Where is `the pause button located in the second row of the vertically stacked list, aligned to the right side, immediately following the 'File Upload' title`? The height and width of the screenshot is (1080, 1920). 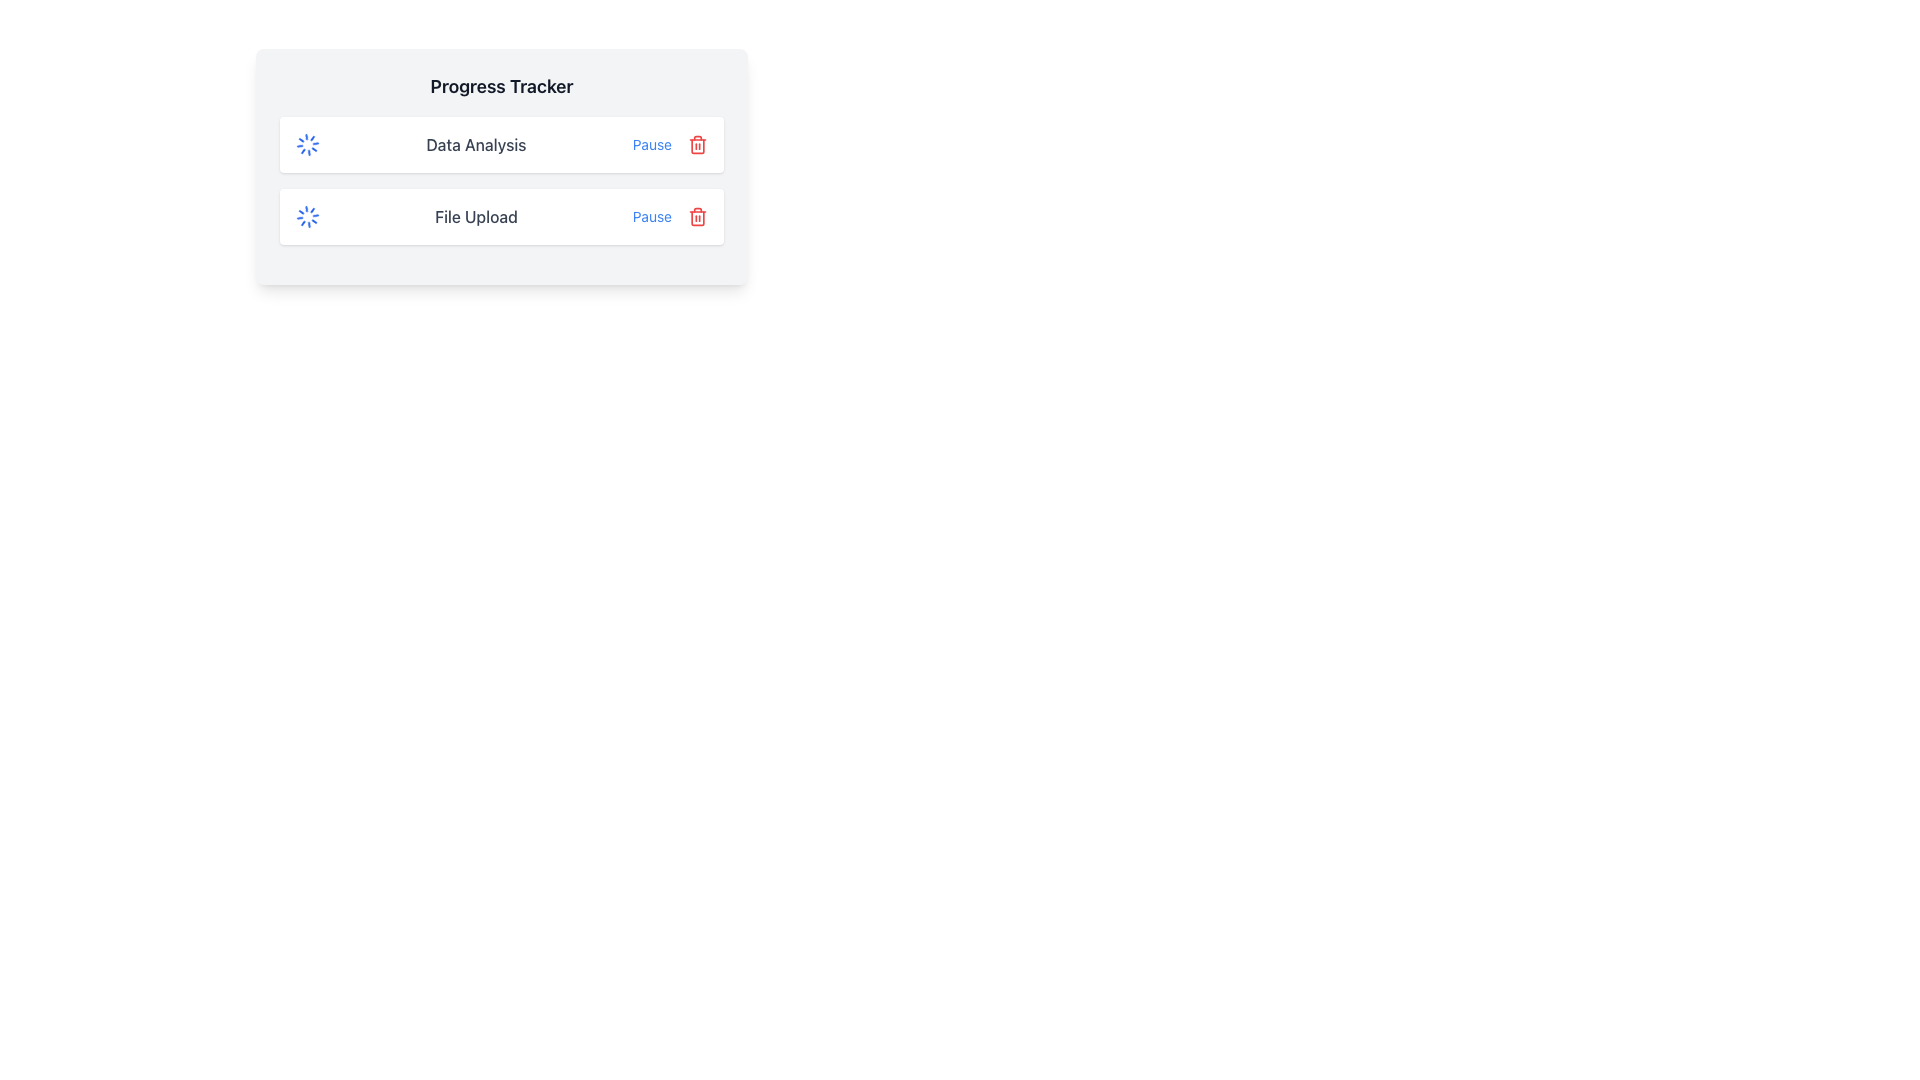 the pause button located in the second row of the vertically stacked list, aligned to the right side, immediately following the 'File Upload' title is located at coordinates (652, 216).